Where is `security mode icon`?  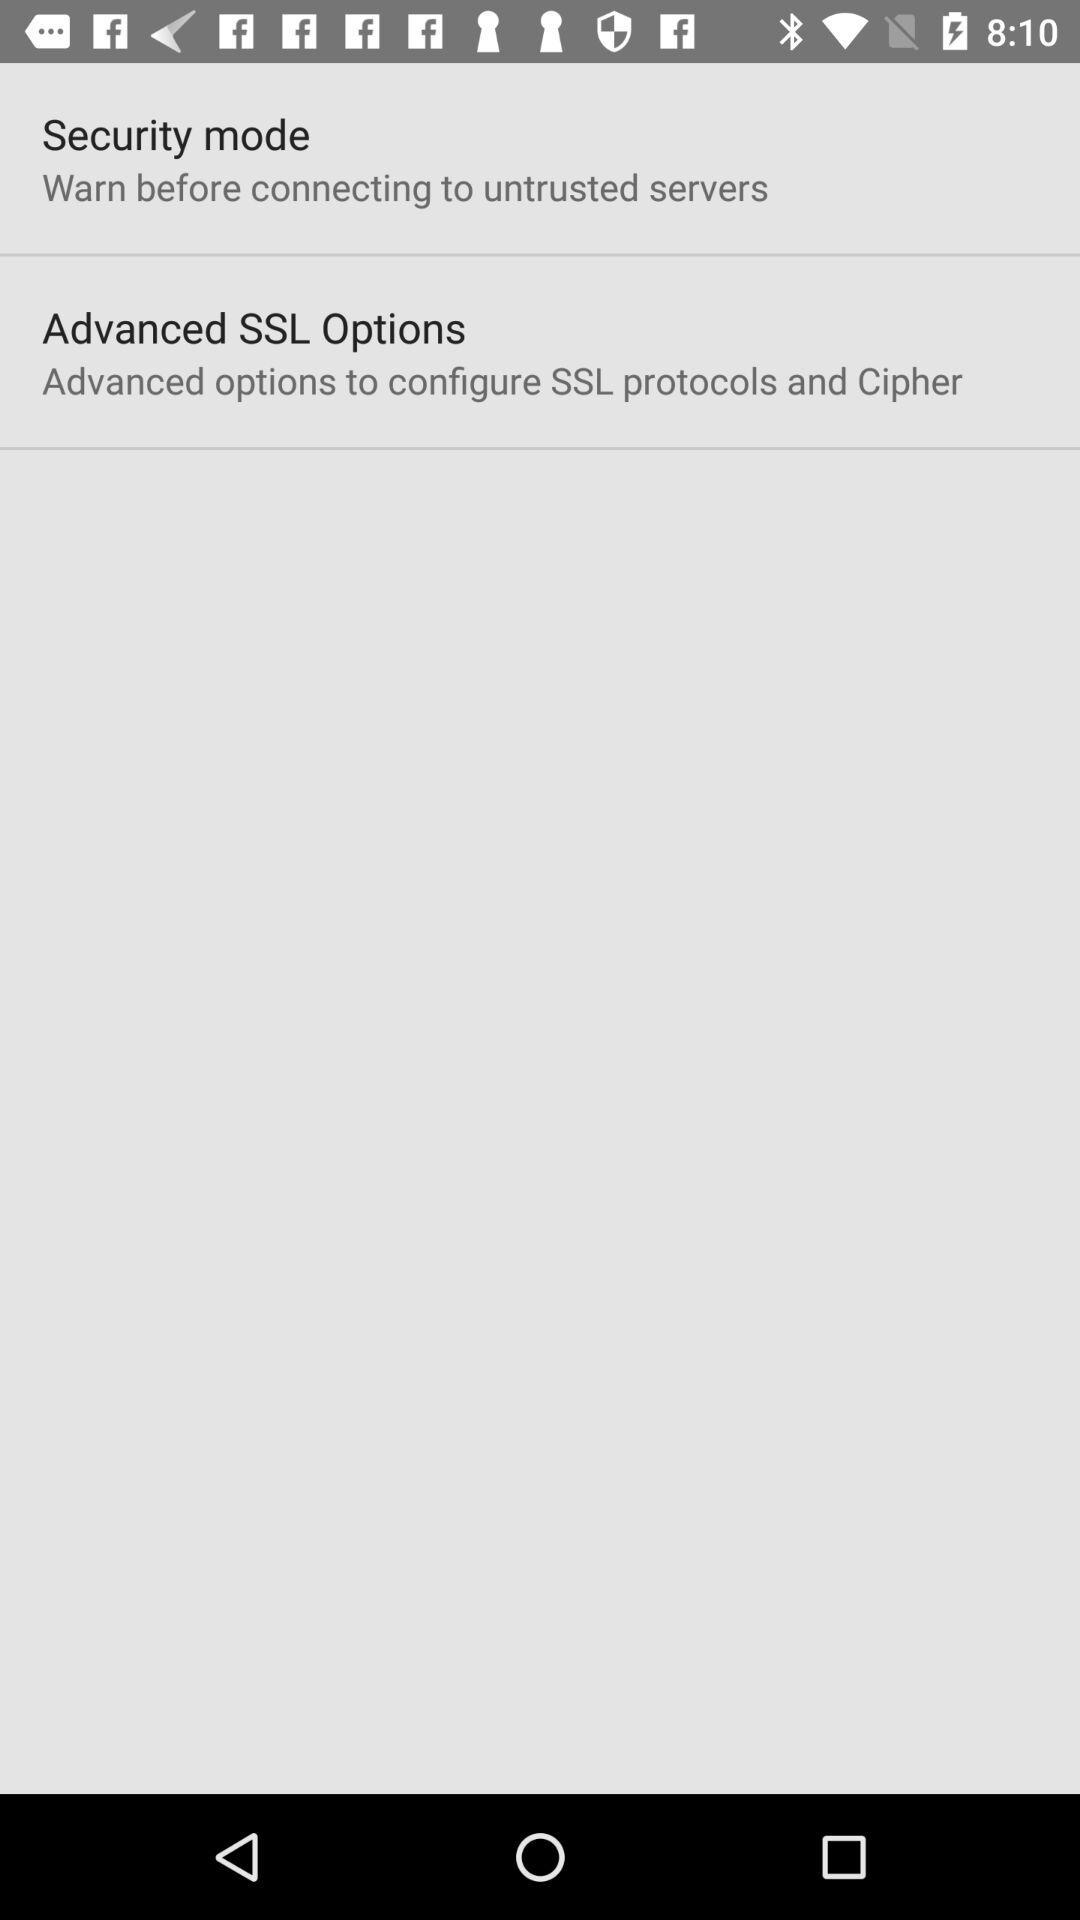 security mode icon is located at coordinates (175, 132).